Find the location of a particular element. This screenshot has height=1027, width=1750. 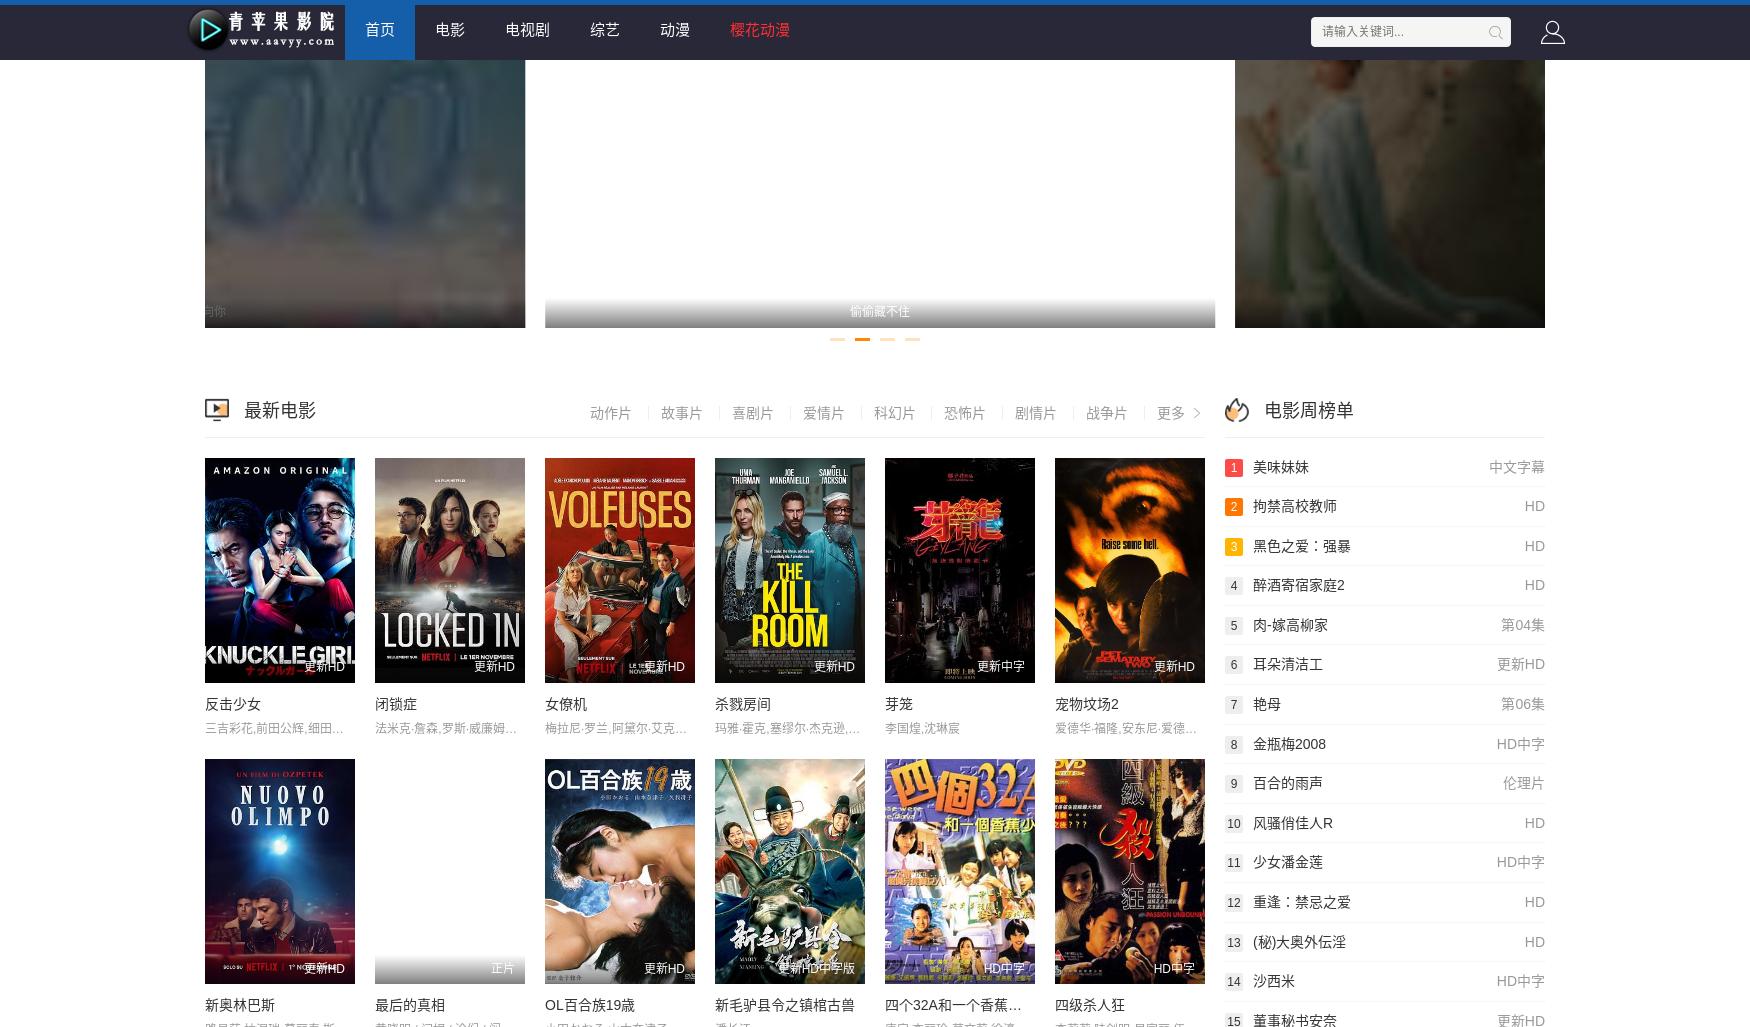

'风骚俏佳人R' is located at coordinates (1292, 822).